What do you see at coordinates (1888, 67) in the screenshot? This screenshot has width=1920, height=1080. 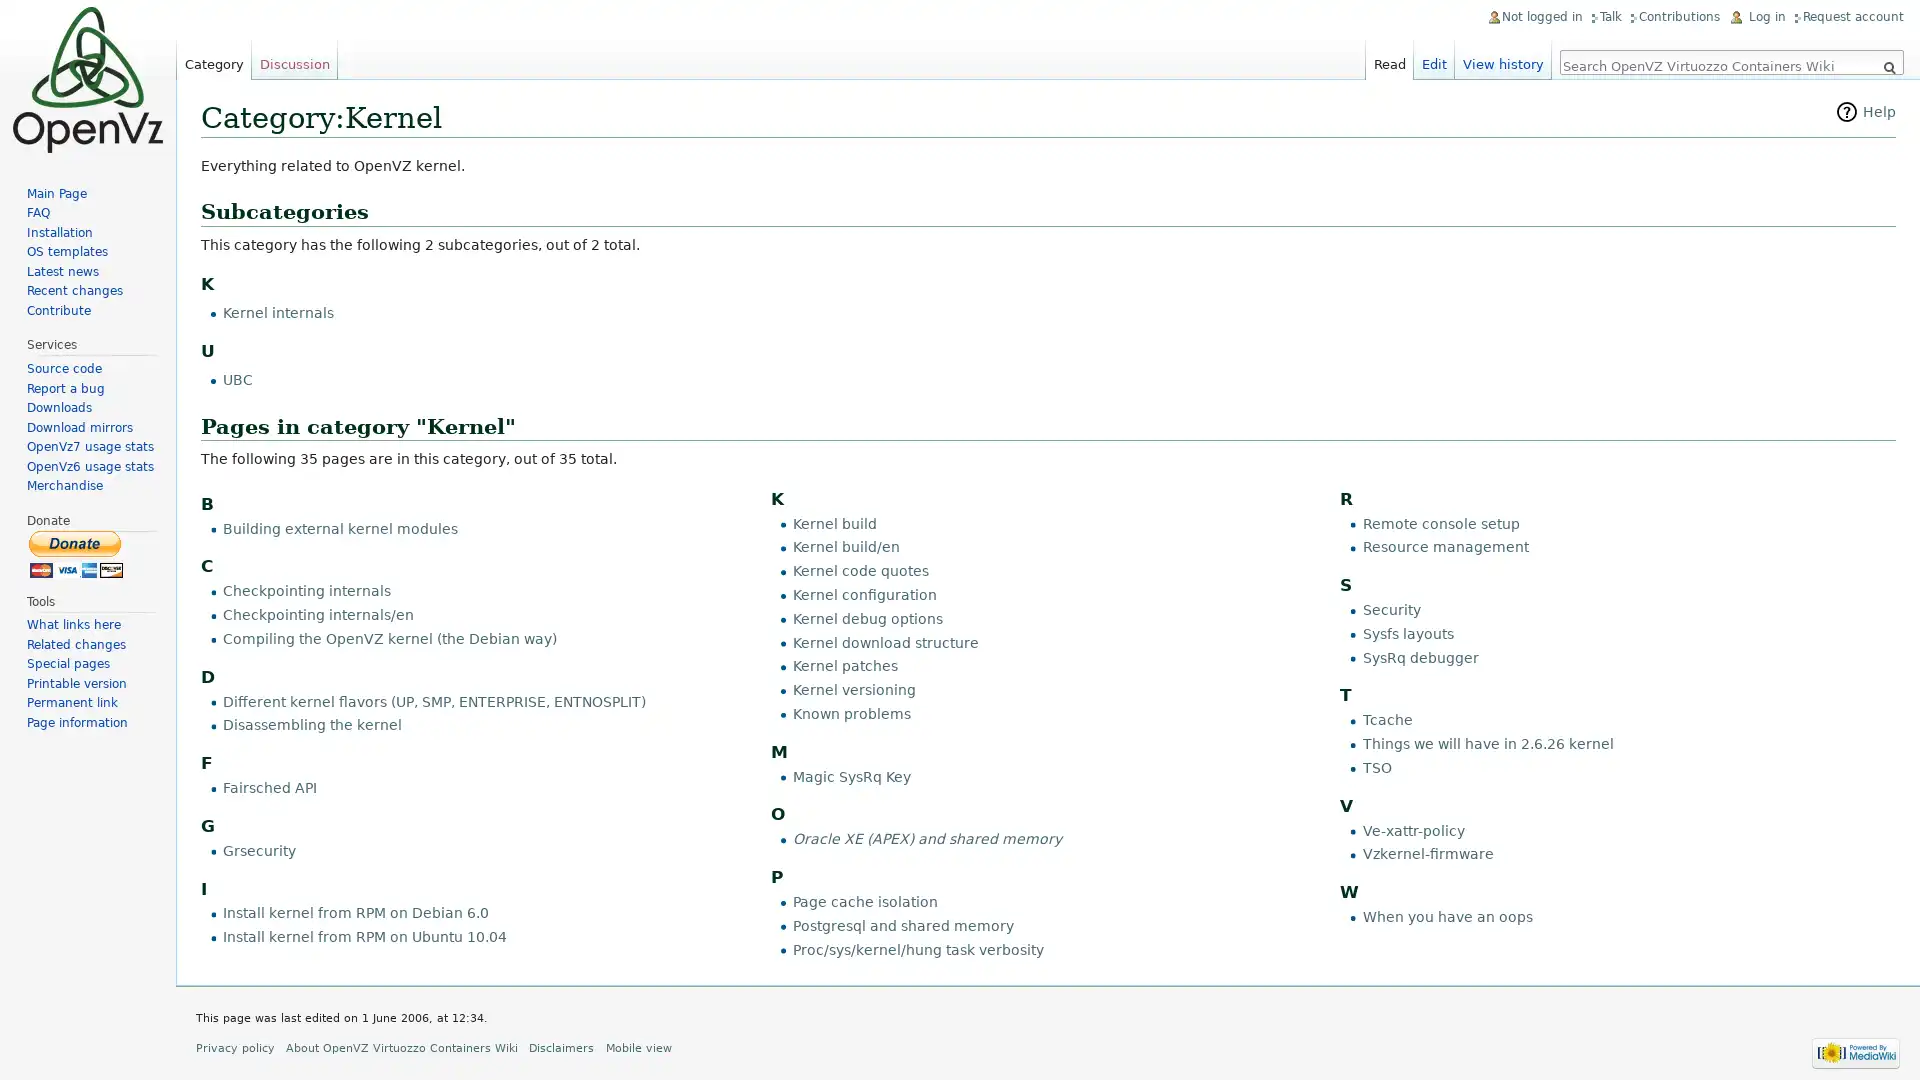 I see `Go` at bounding box center [1888, 67].